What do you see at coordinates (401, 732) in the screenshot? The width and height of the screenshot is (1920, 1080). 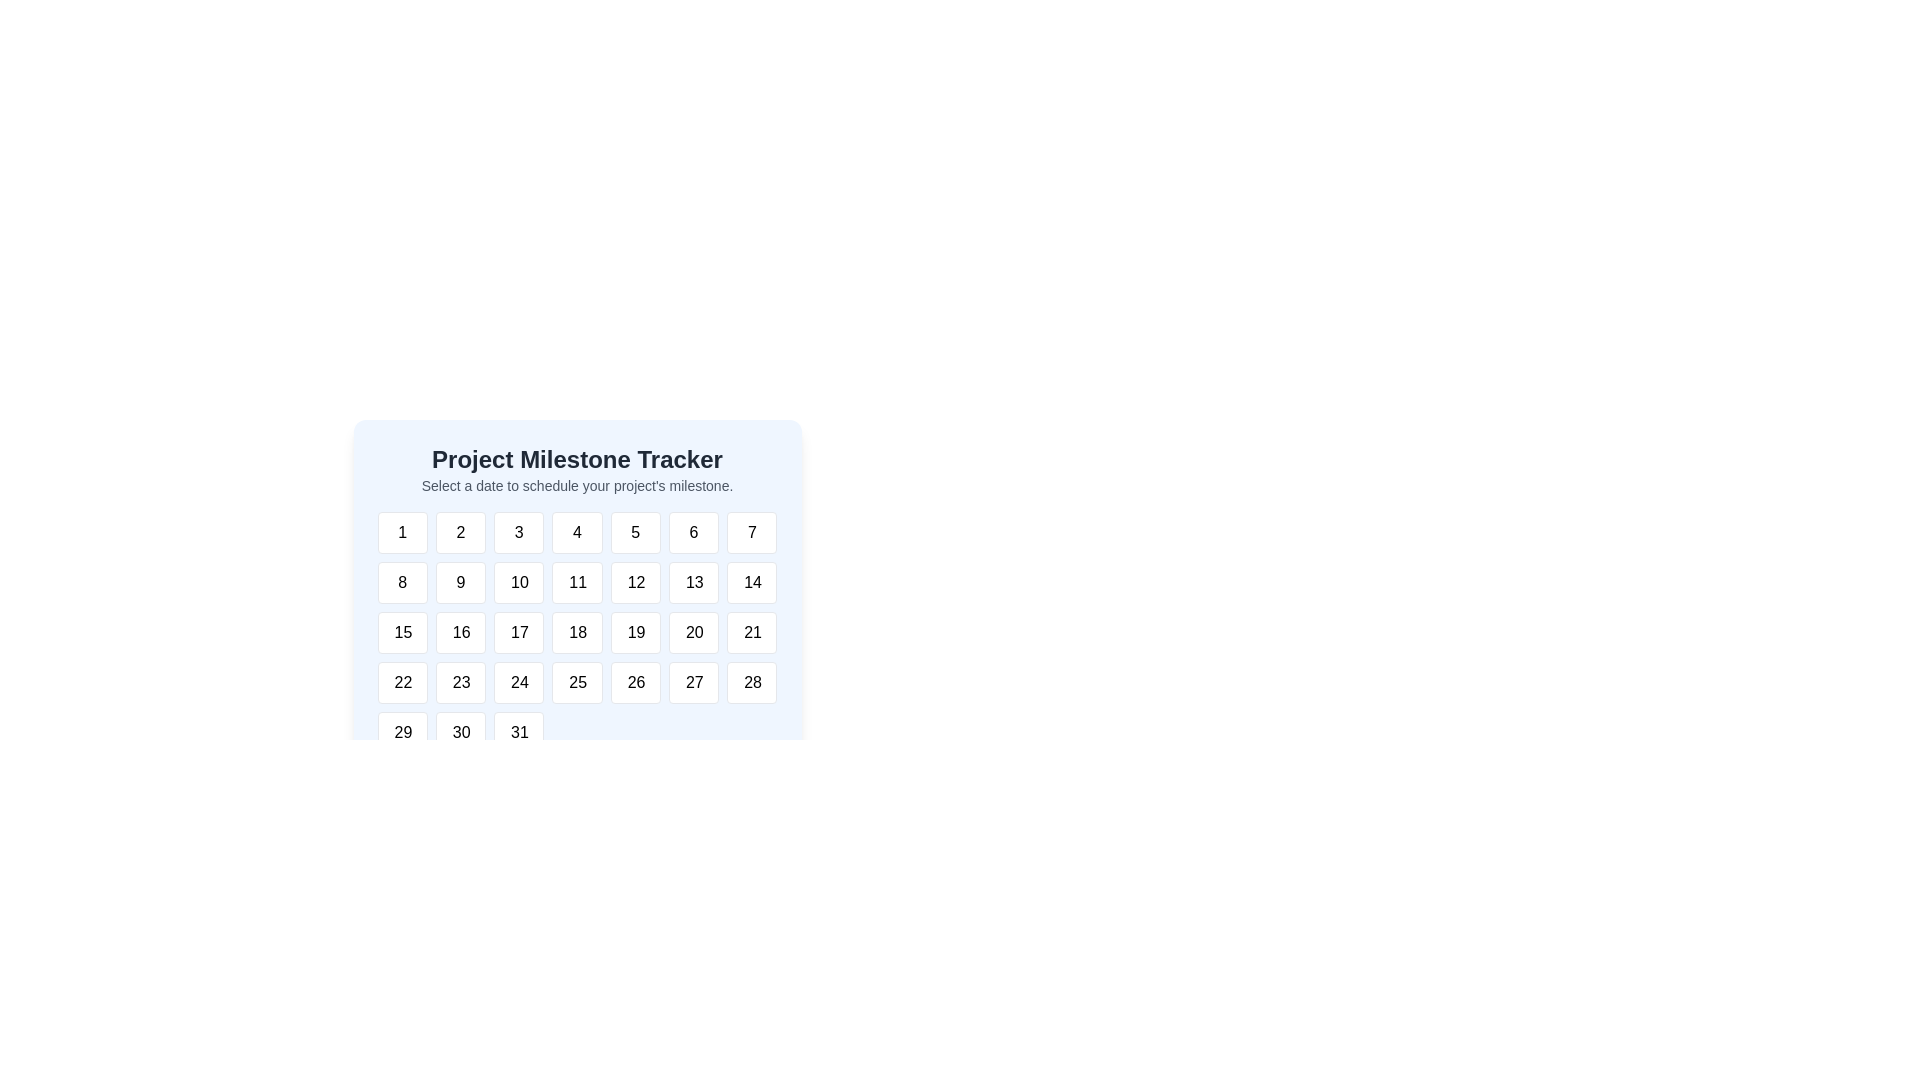 I see `the date selection button for the date 29 in the calendar interface, located in the sixth row and first column under 'Project Milestone Tracker'` at bounding box center [401, 732].